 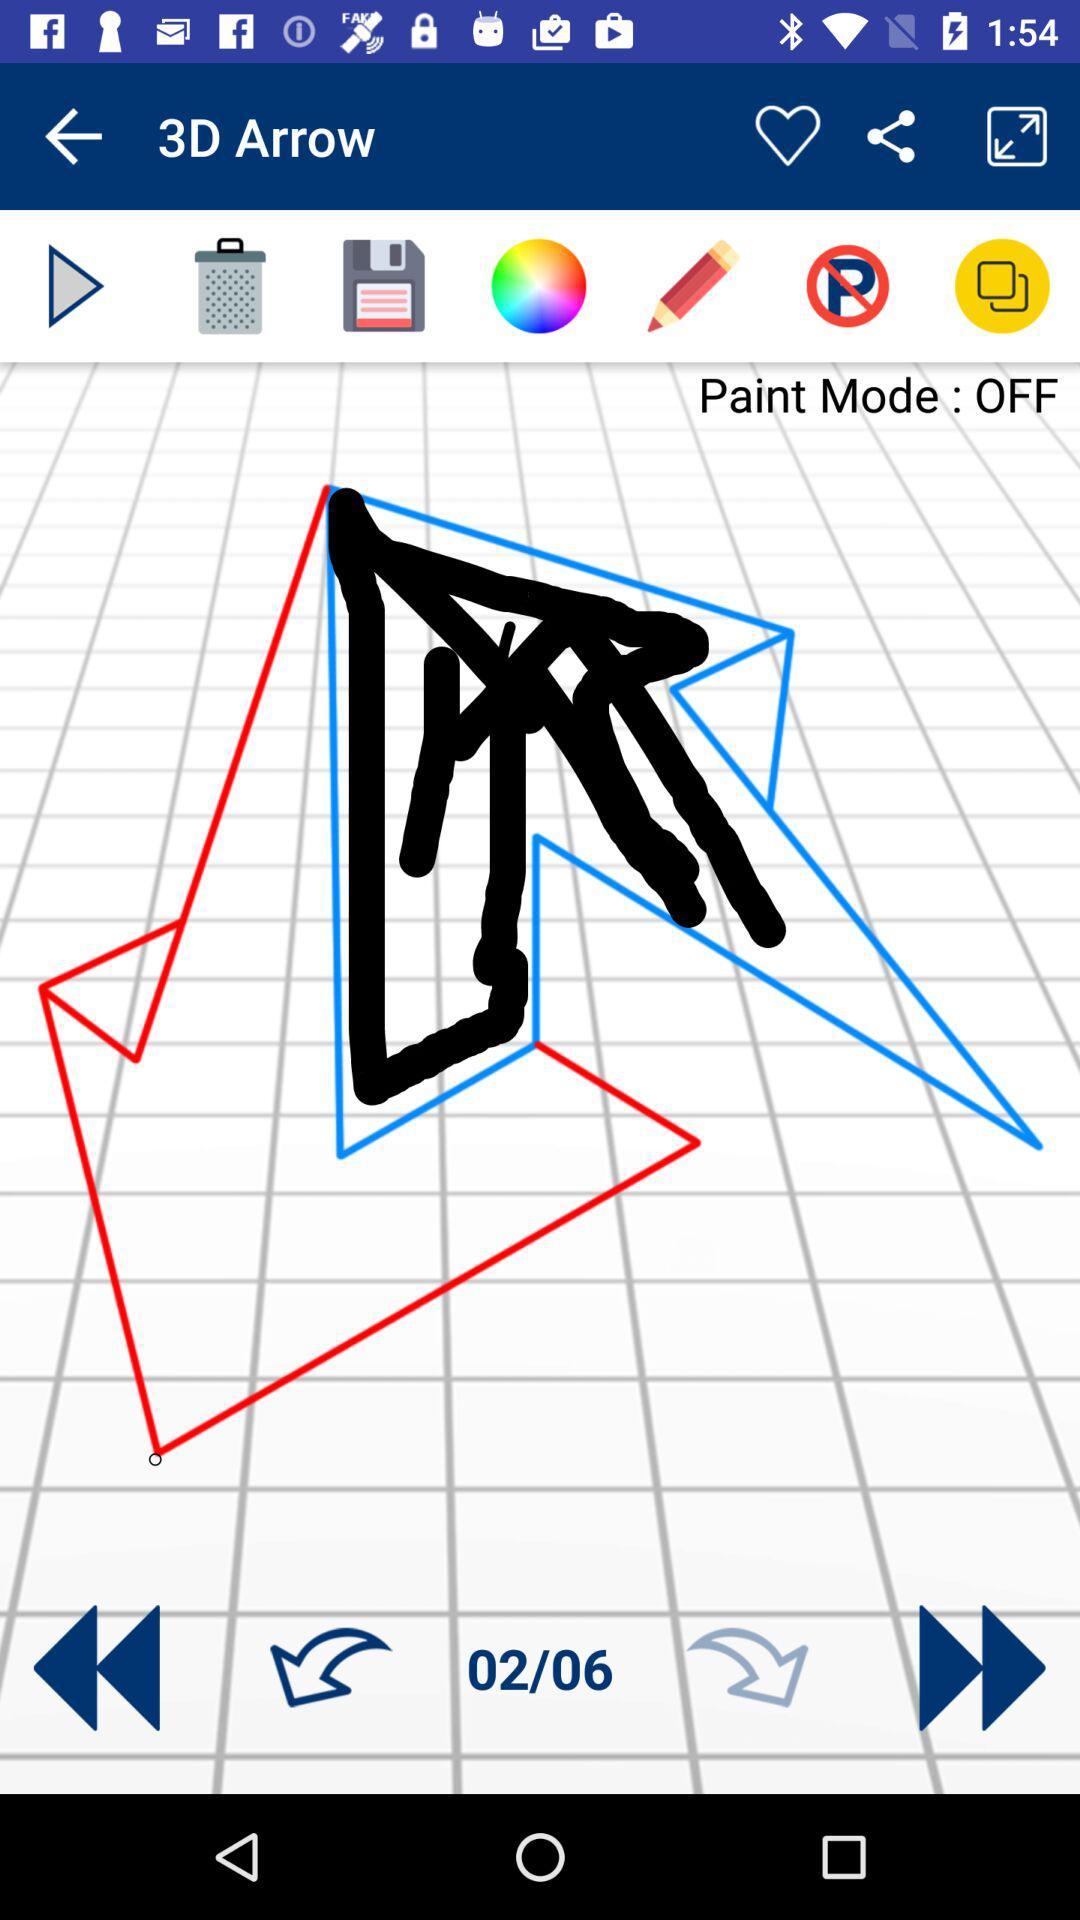 What do you see at coordinates (786, 135) in the screenshot?
I see `mark as favorite` at bounding box center [786, 135].